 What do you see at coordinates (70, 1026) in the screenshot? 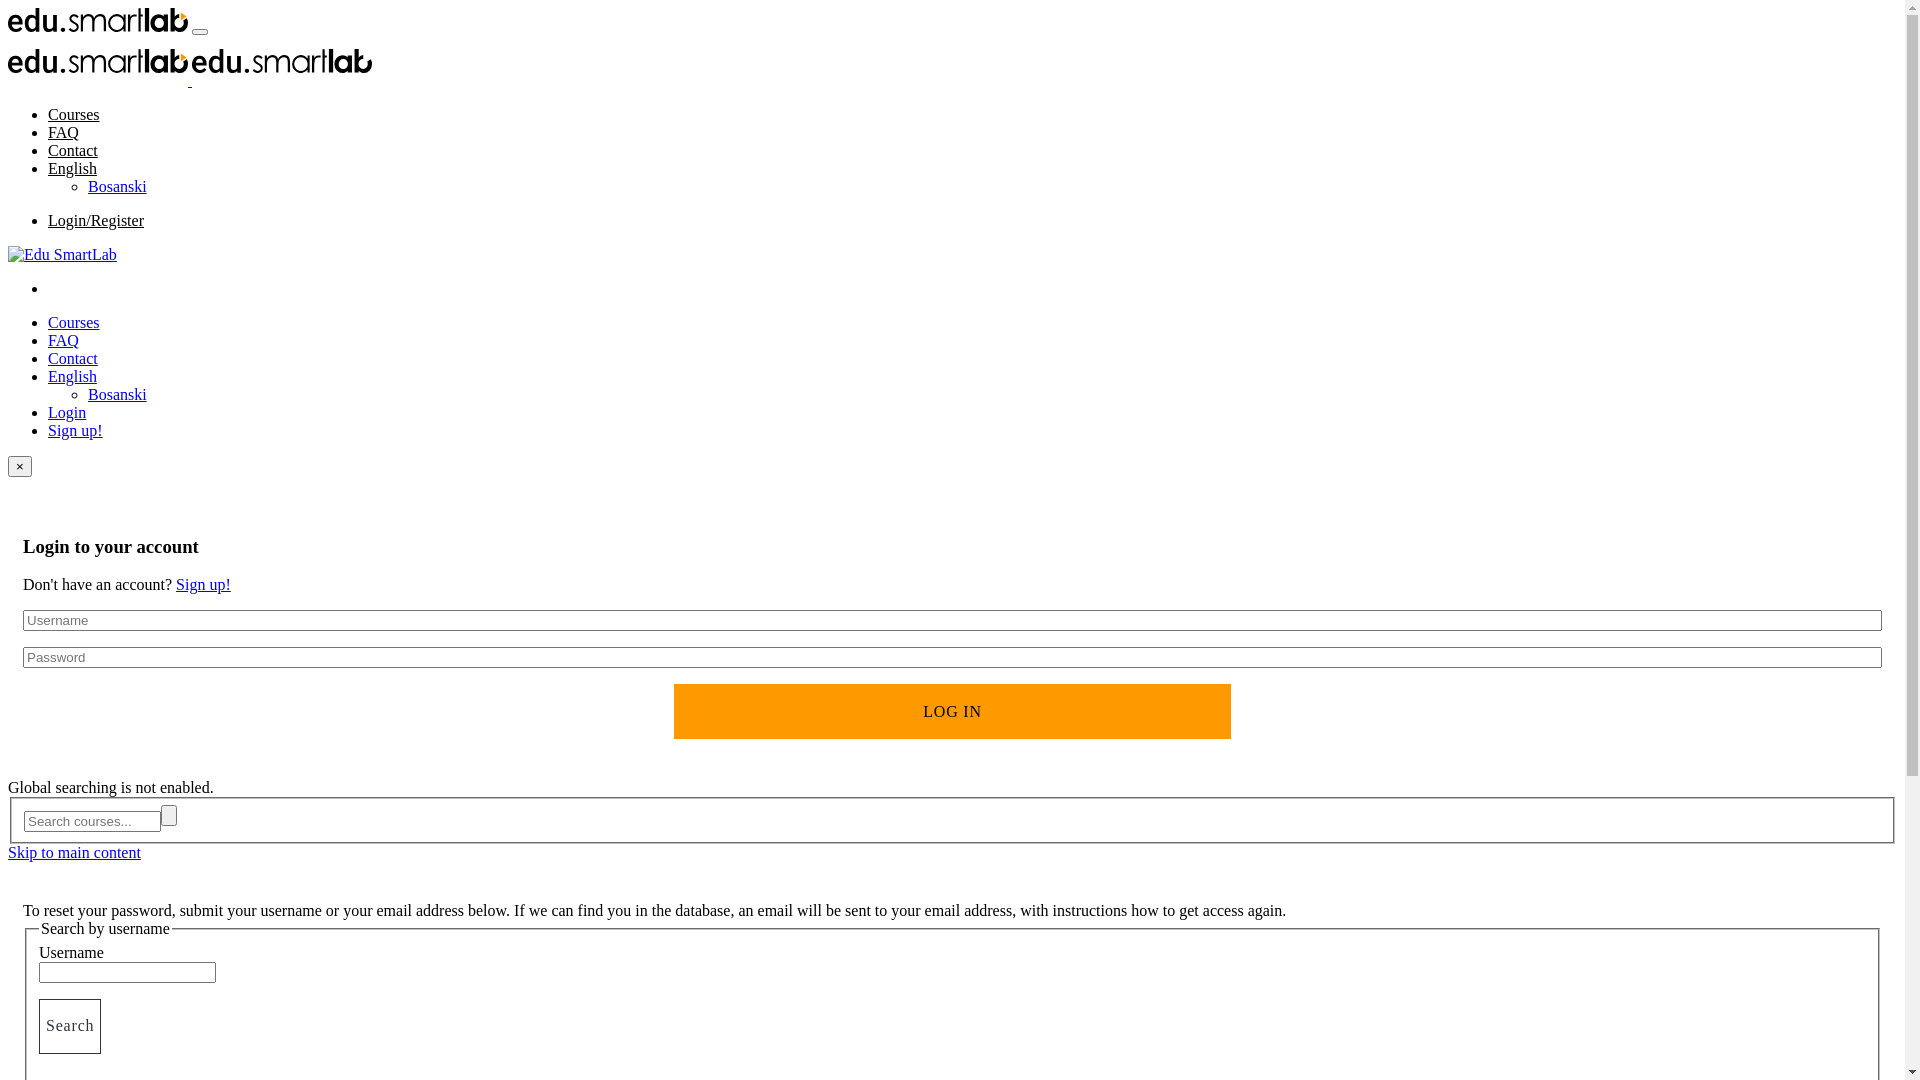
I see `'Search'` at bounding box center [70, 1026].